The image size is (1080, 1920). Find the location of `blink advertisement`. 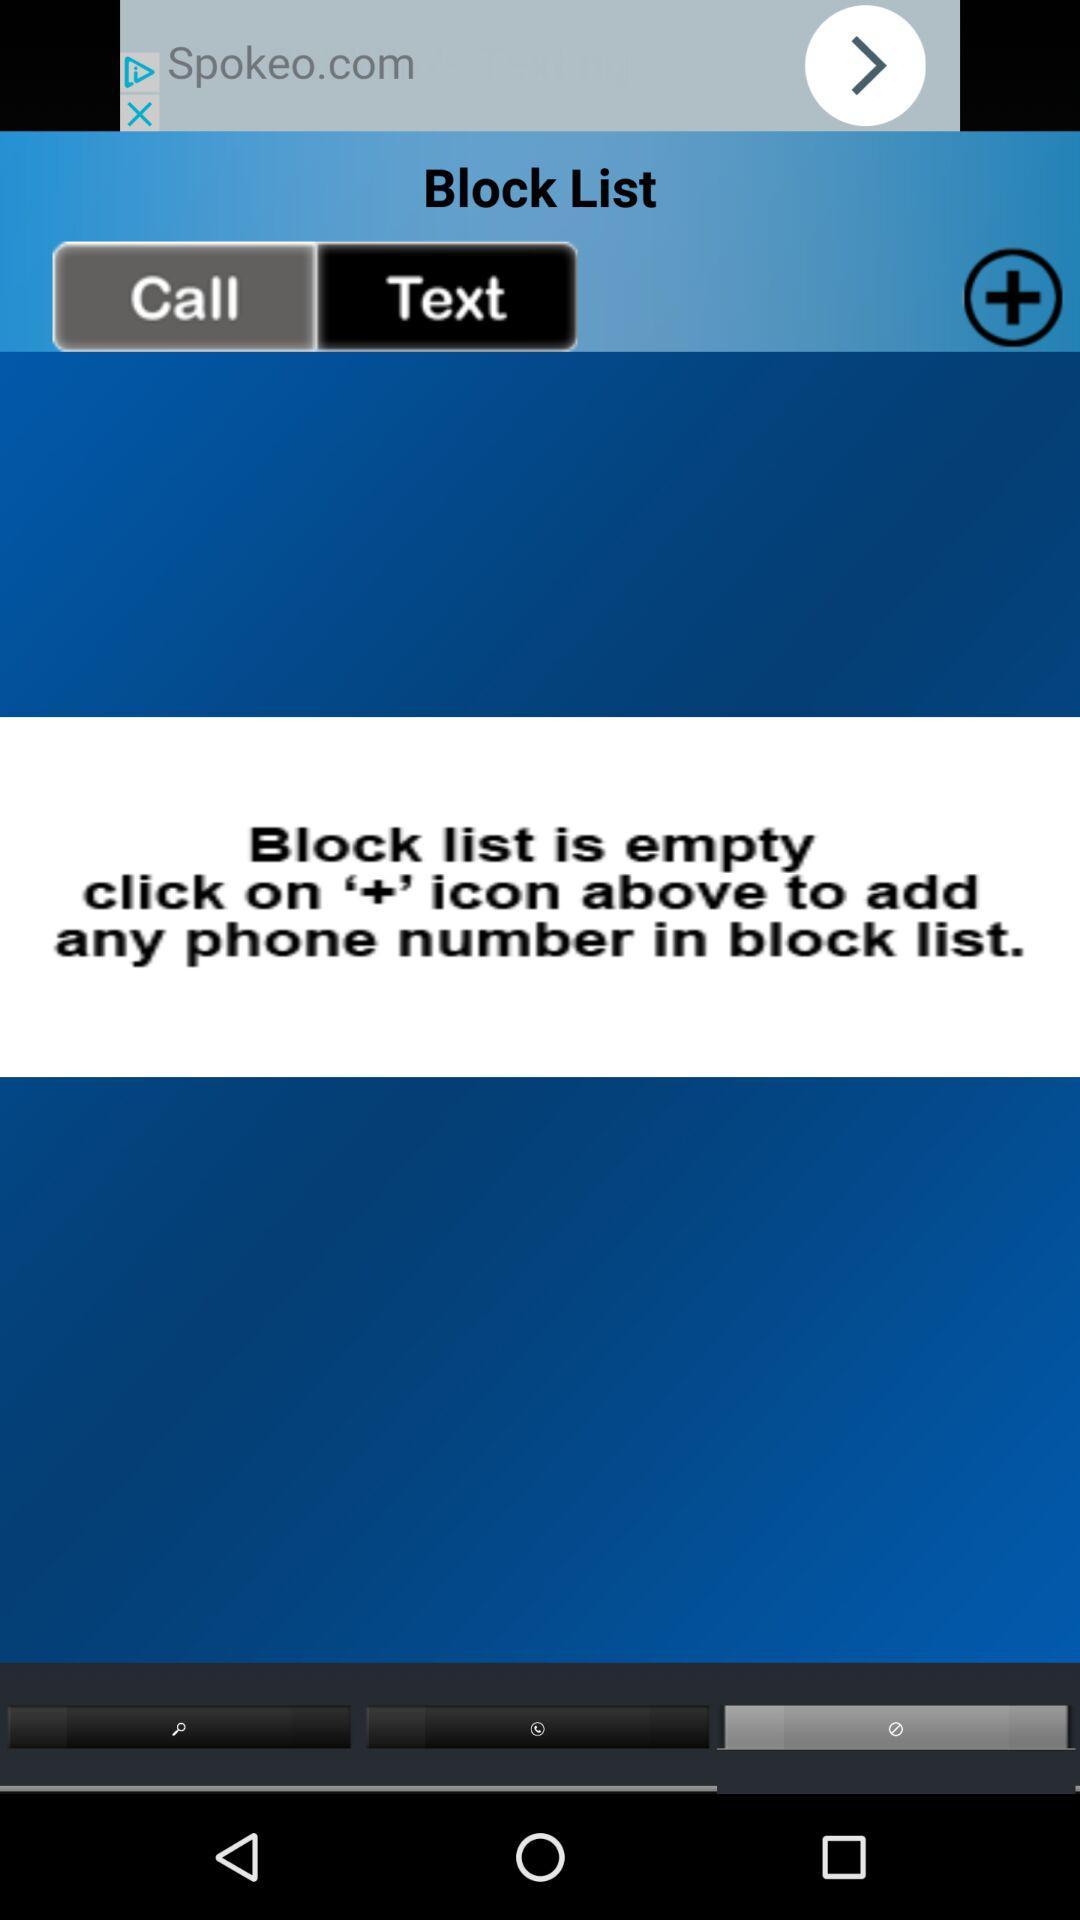

blink advertisement is located at coordinates (540, 65).